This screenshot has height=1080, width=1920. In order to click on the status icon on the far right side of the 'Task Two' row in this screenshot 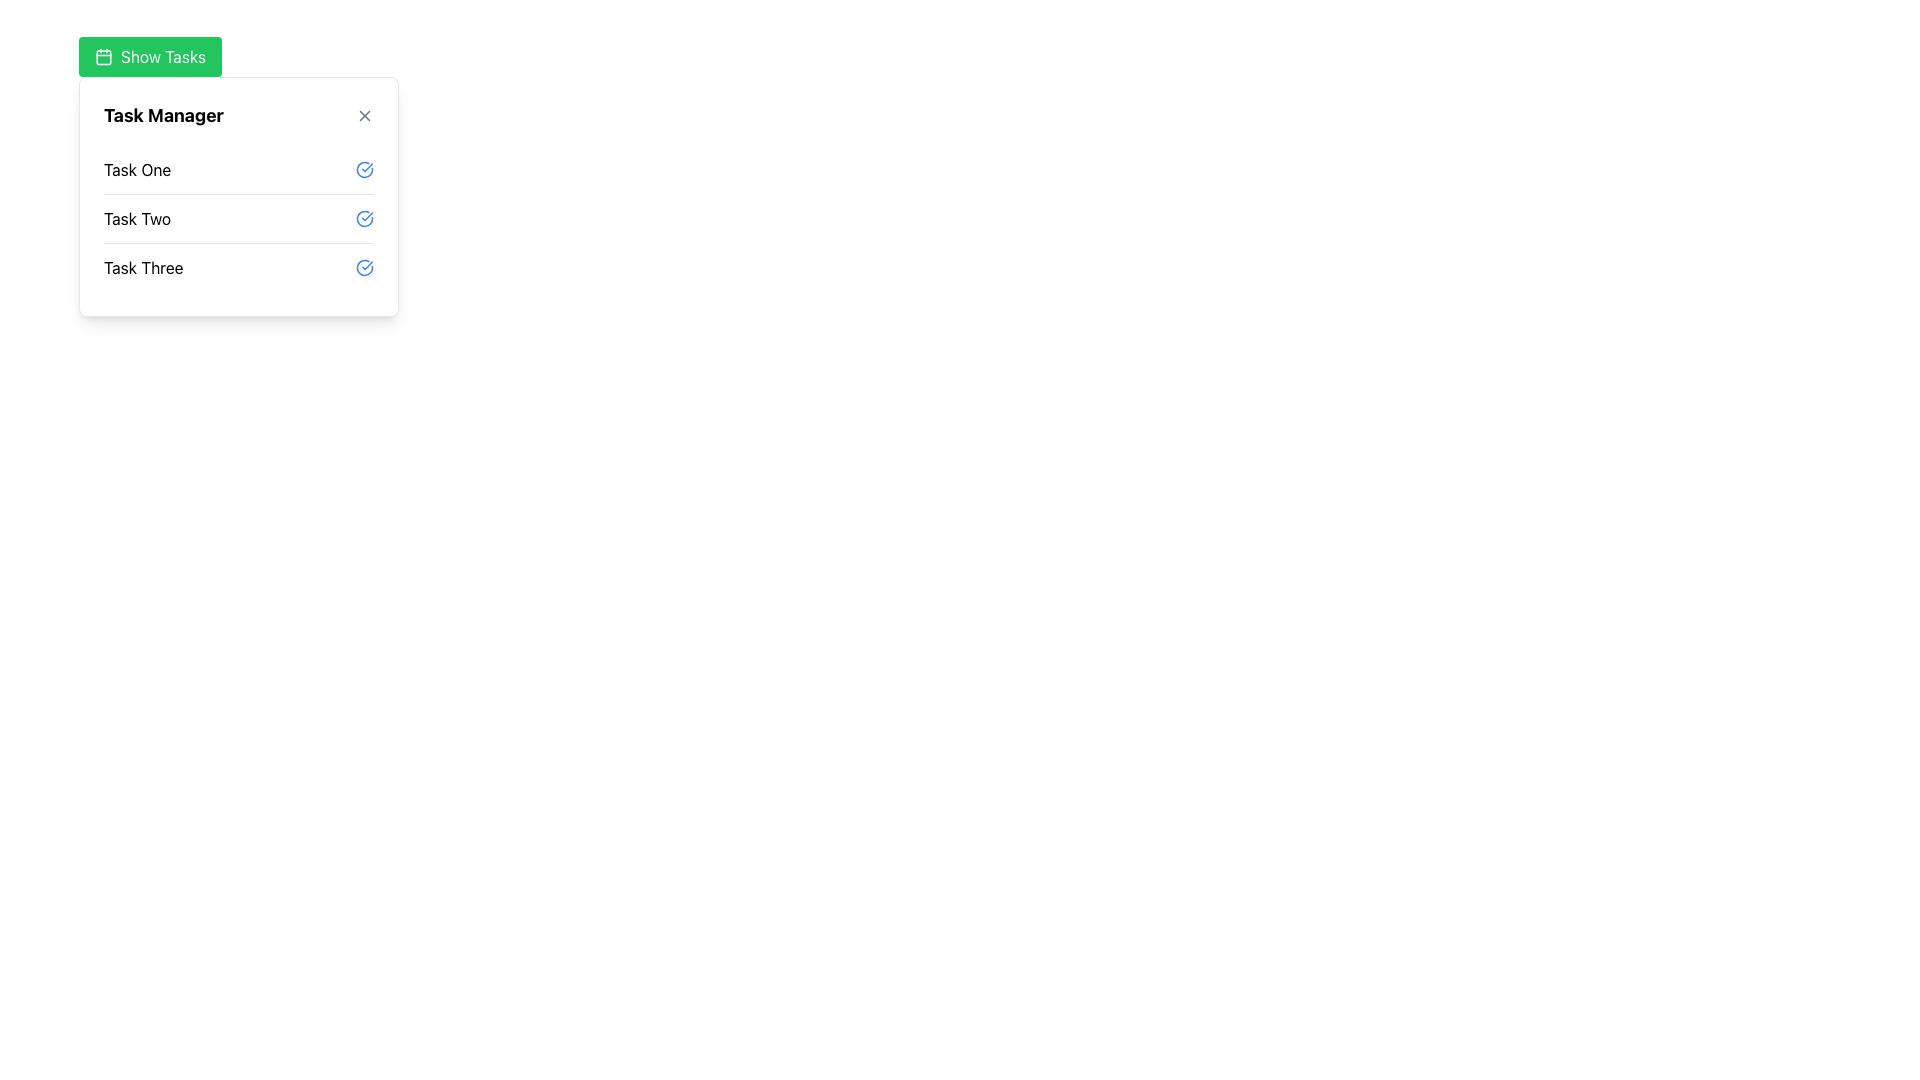, I will do `click(364, 219)`.